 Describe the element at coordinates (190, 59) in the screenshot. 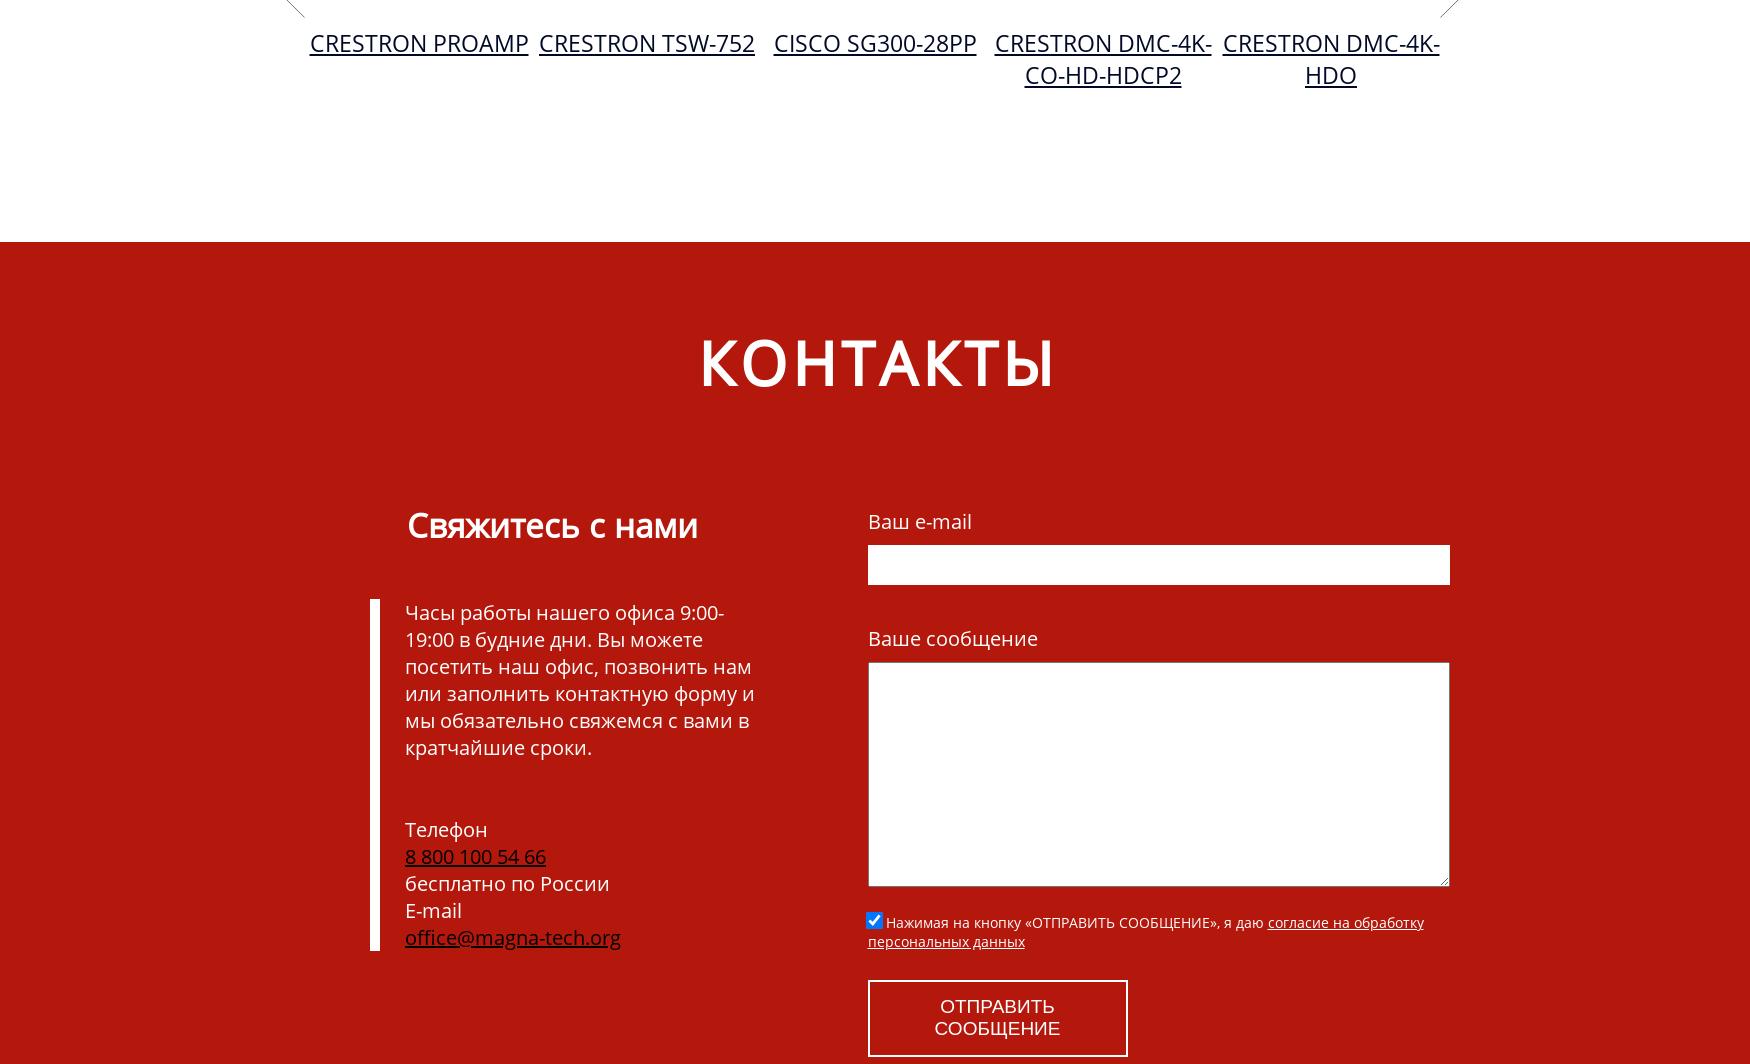

I see `'Crestron DMC-4K-CO-HDCP2'` at that location.